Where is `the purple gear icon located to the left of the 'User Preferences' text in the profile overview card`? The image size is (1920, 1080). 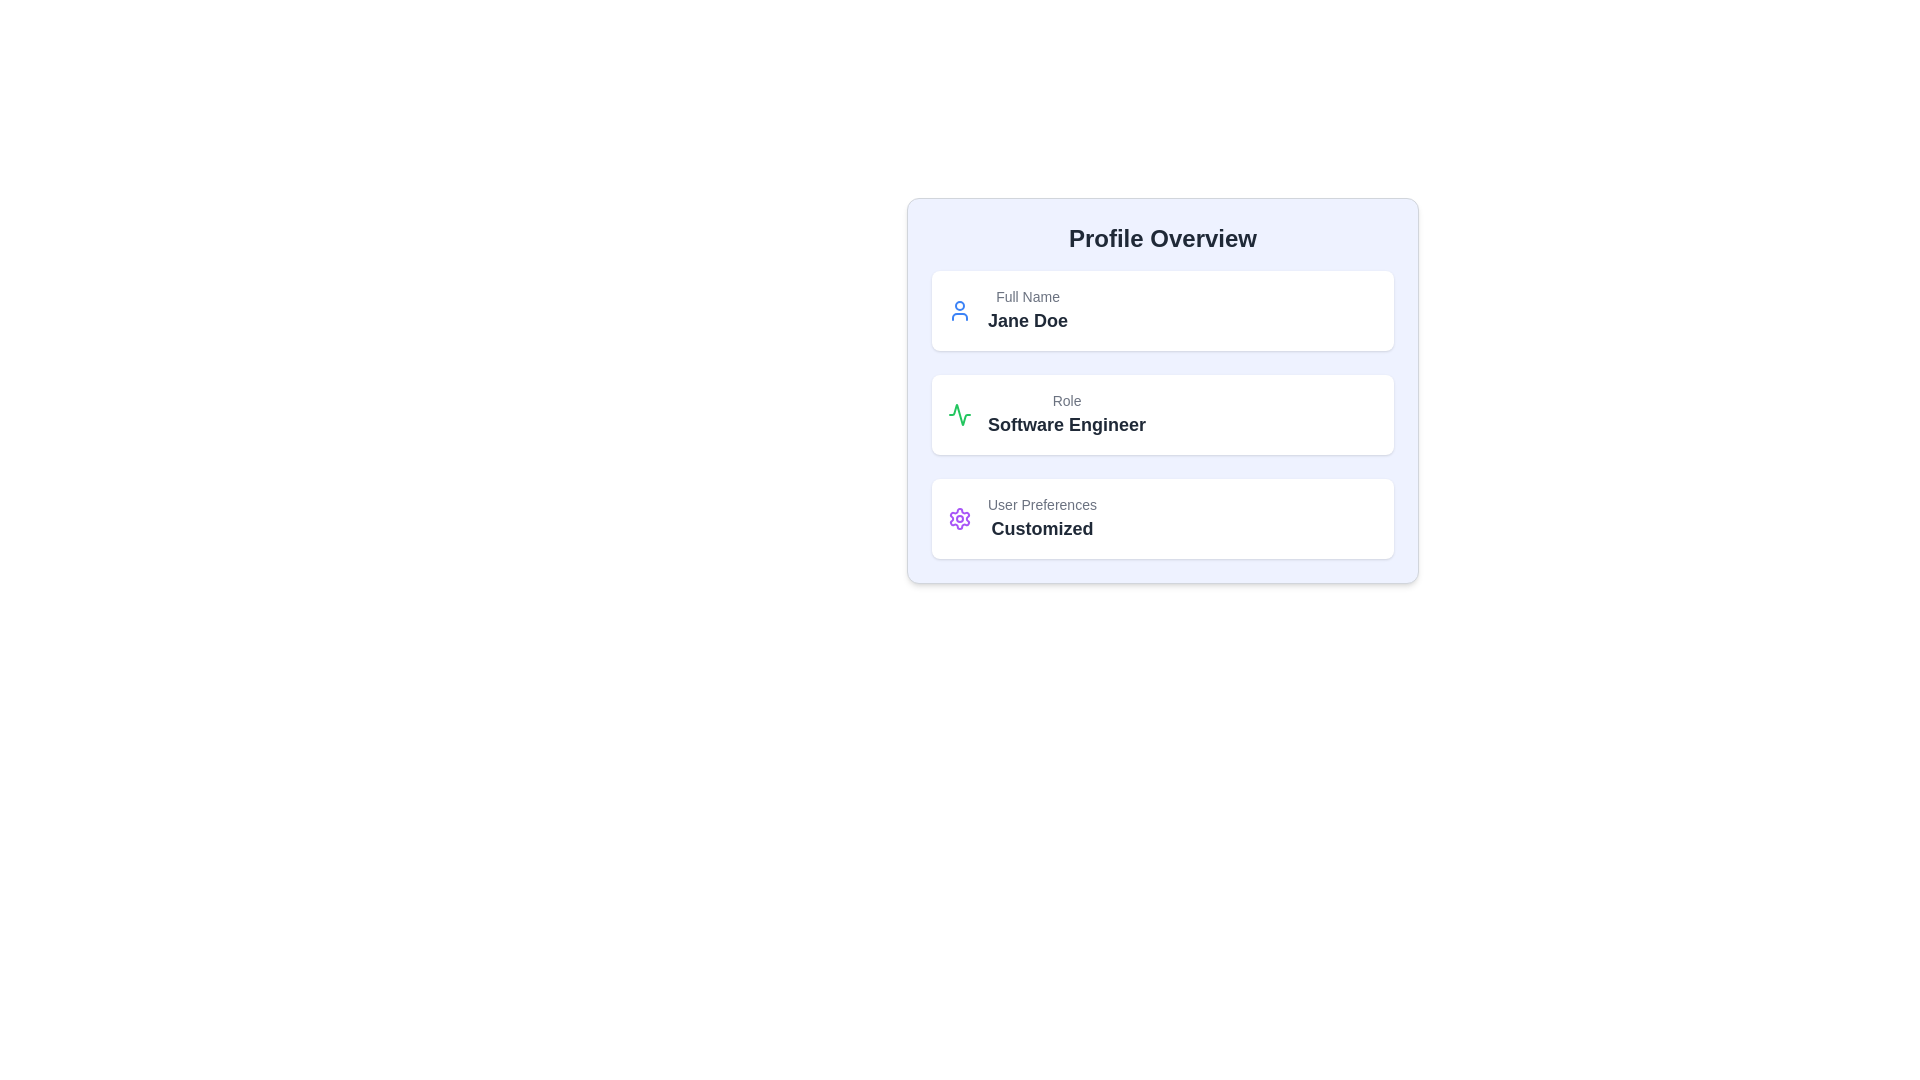
the purple gear icon located to the left of the 'User Preferences' text in the profile overview card is located at coordinates (960, 518).